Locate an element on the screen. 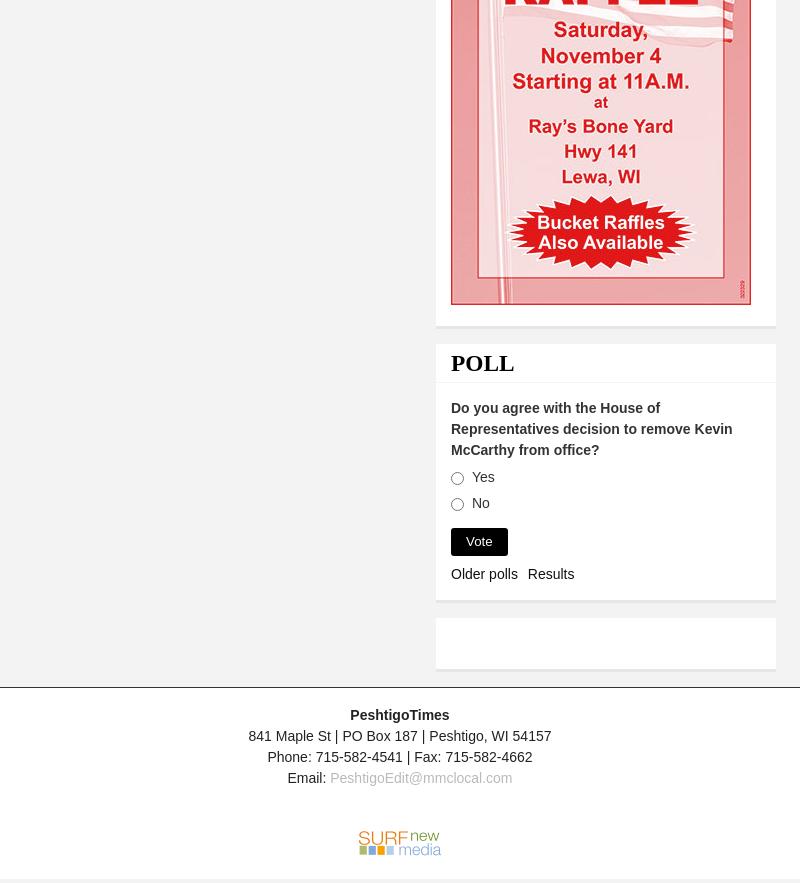  'Do you agree with the House of Representatives decision to remove Kevin McCarthy from office?' is located at coordinates (590, 427).